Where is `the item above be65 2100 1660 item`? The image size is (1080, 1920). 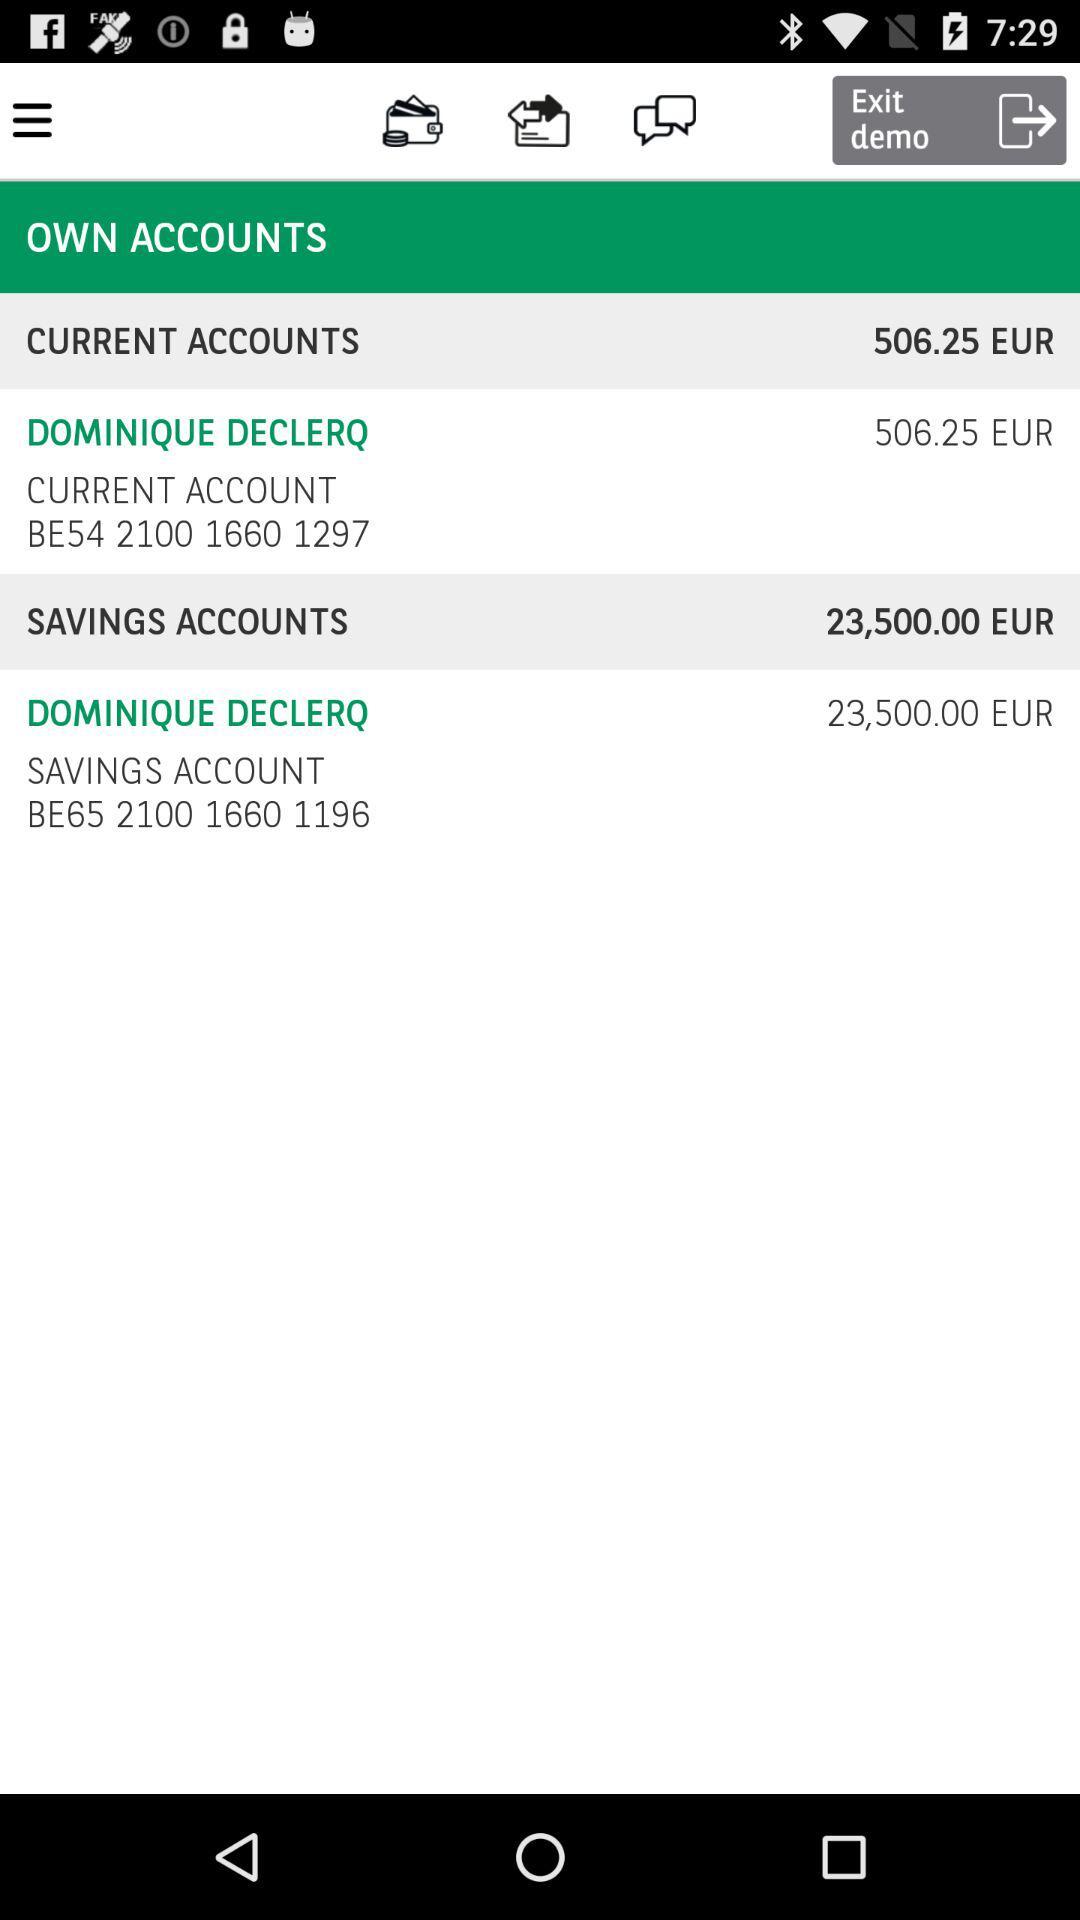 the item above be65 2100 1660 item is located at coordinates (174, 770).